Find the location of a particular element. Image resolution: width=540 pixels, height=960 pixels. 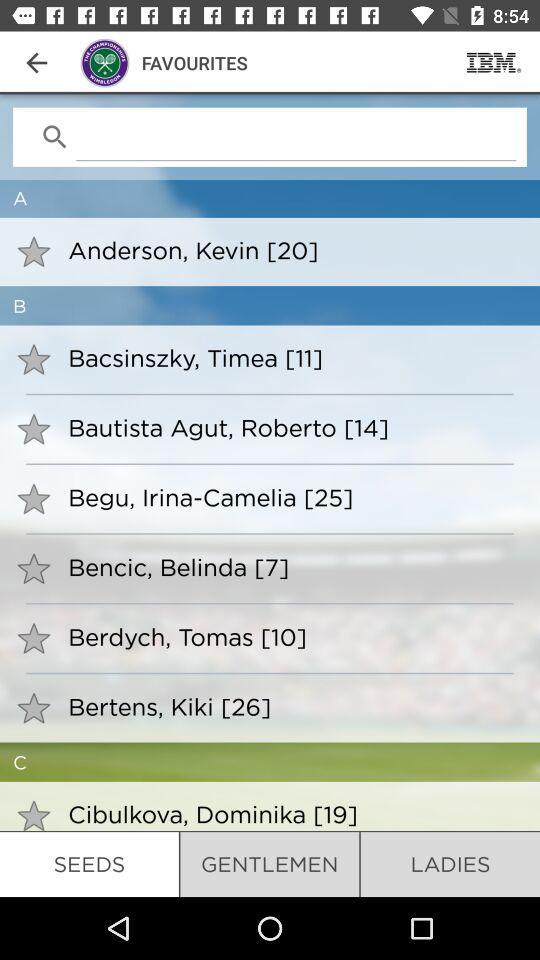

gentlemen item is located at coordinates (269, 863).